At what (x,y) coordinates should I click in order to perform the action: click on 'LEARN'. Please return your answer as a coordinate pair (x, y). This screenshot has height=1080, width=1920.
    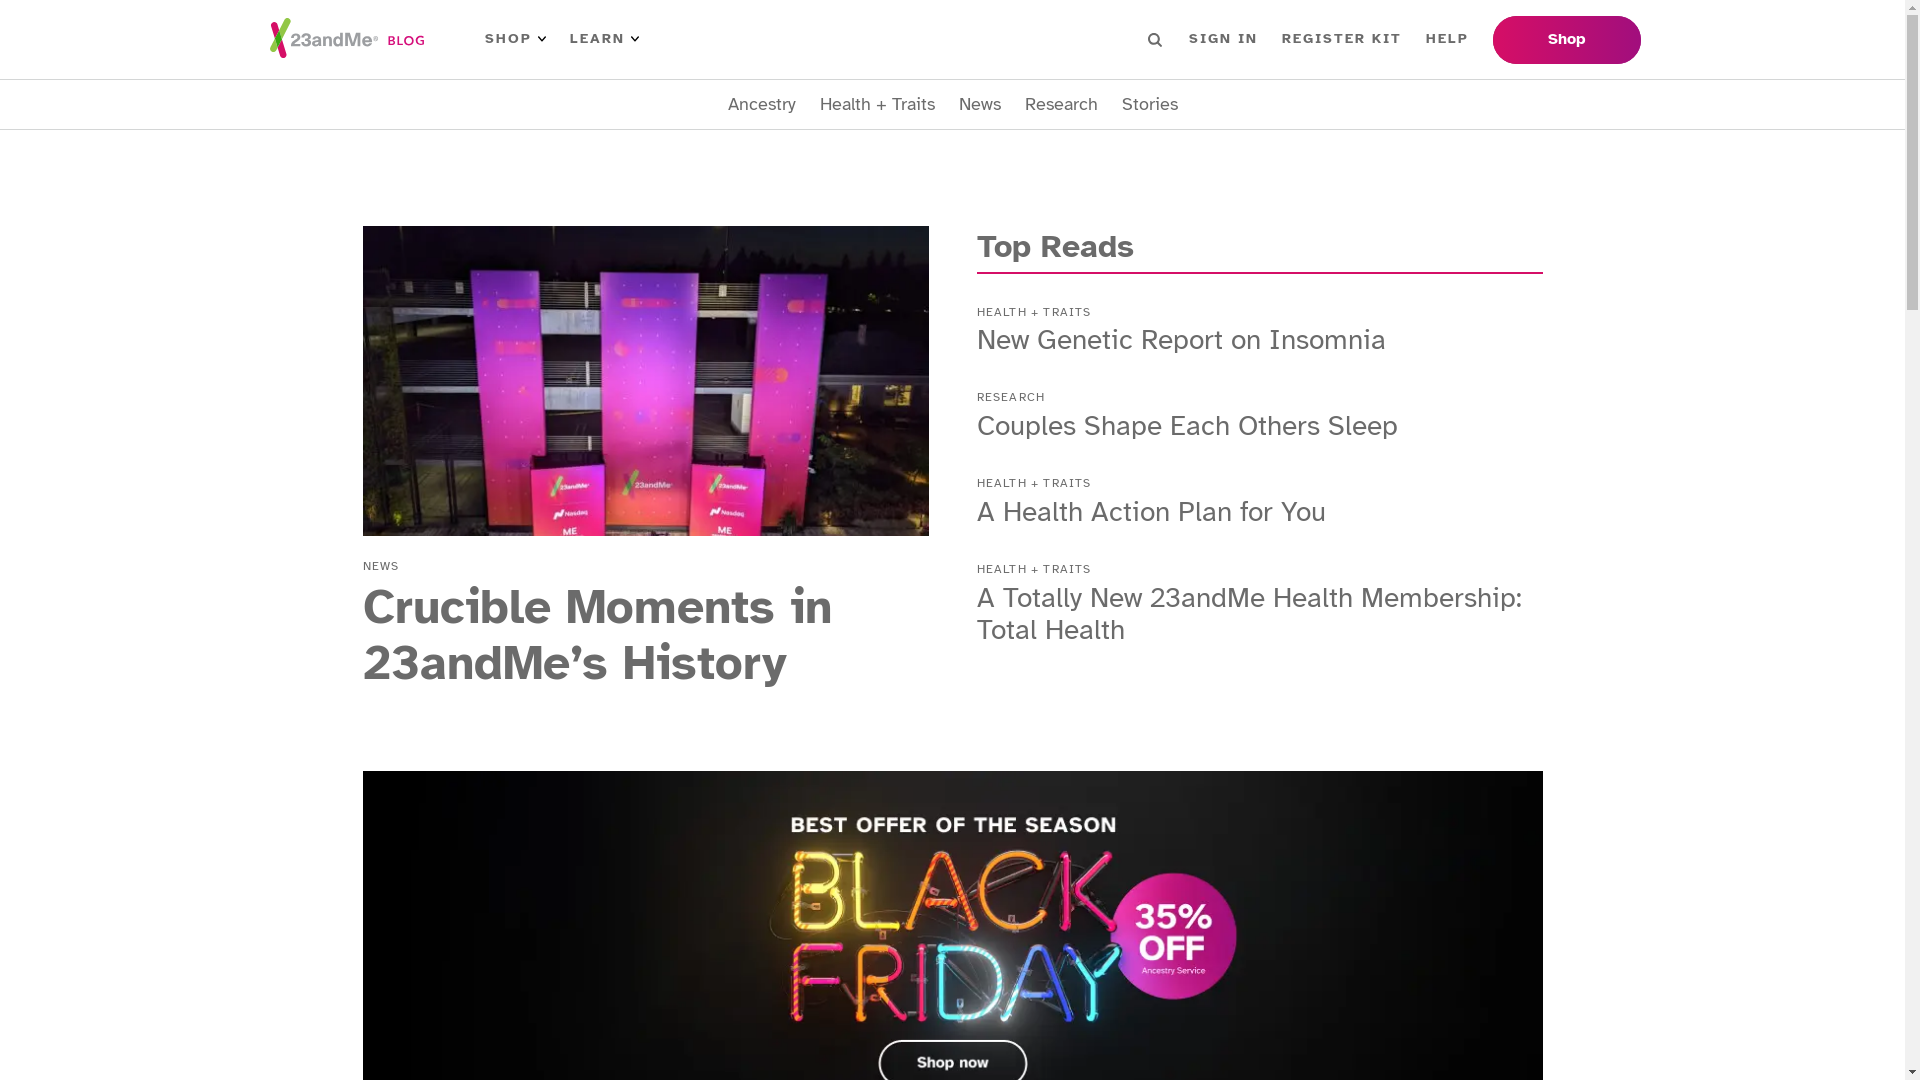
    Looking at the image, I should click on (603, 38).